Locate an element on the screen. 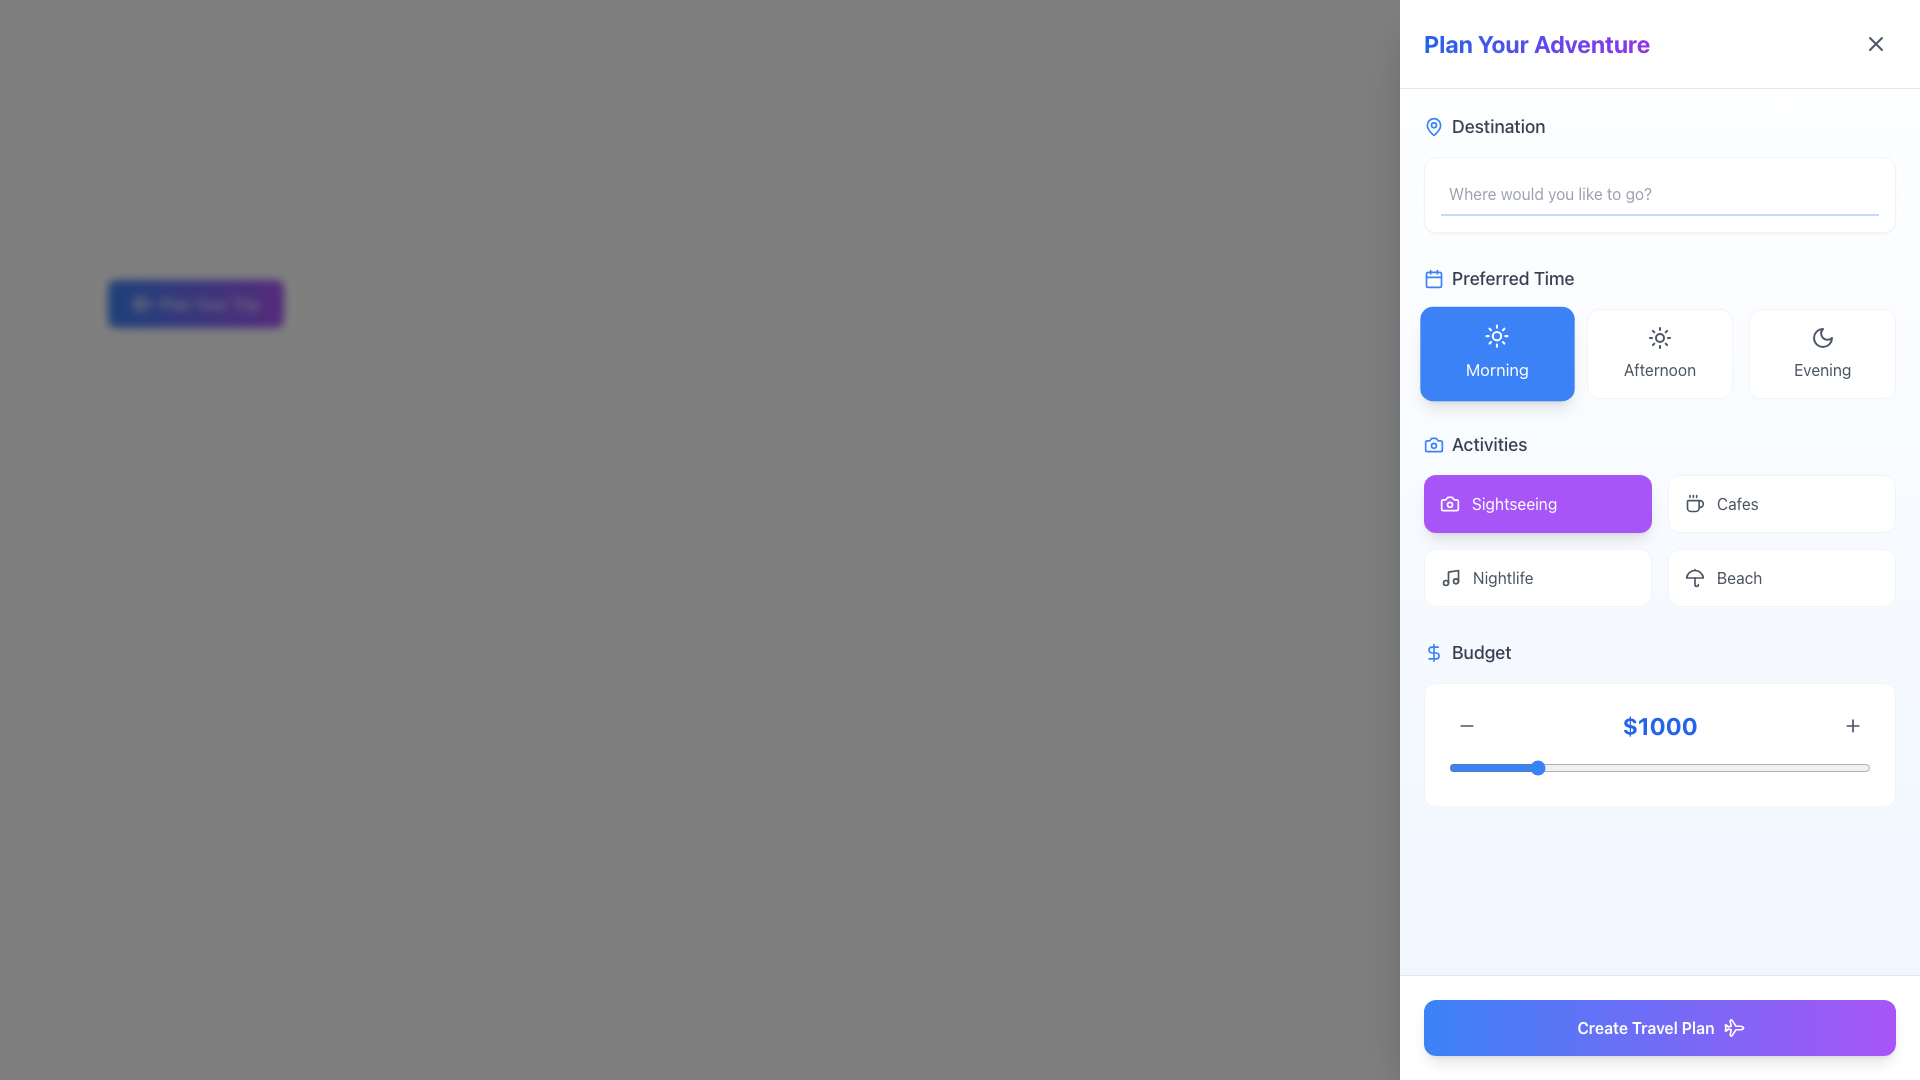 This screenshot has width=1920, height=1080. the 'Preferred Time' text label which is styled with a medium font weight in dark gray and located below the 'Destination' field is located at coordinates (1513, 278).